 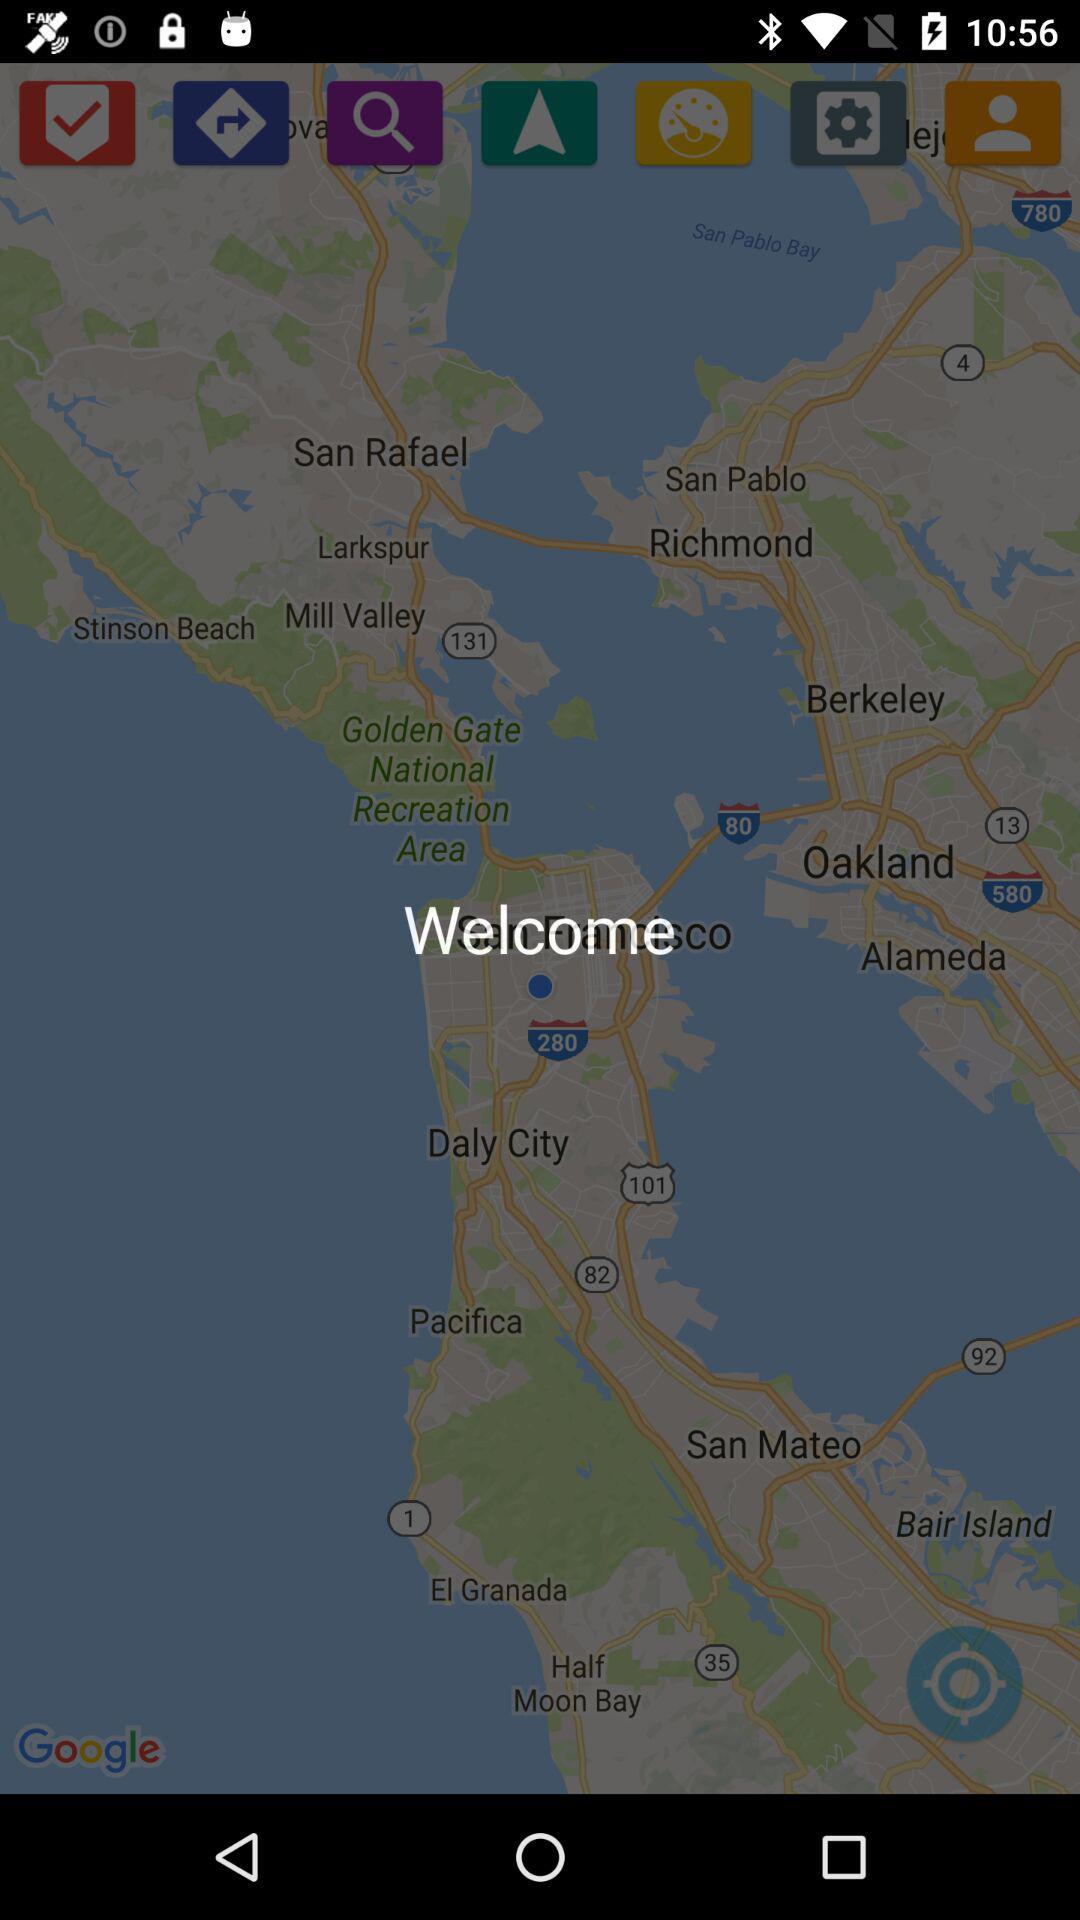 What do you see at coordinates (848, 121) in the screenshot?
I see `settings` at bounding box center [848, 121].